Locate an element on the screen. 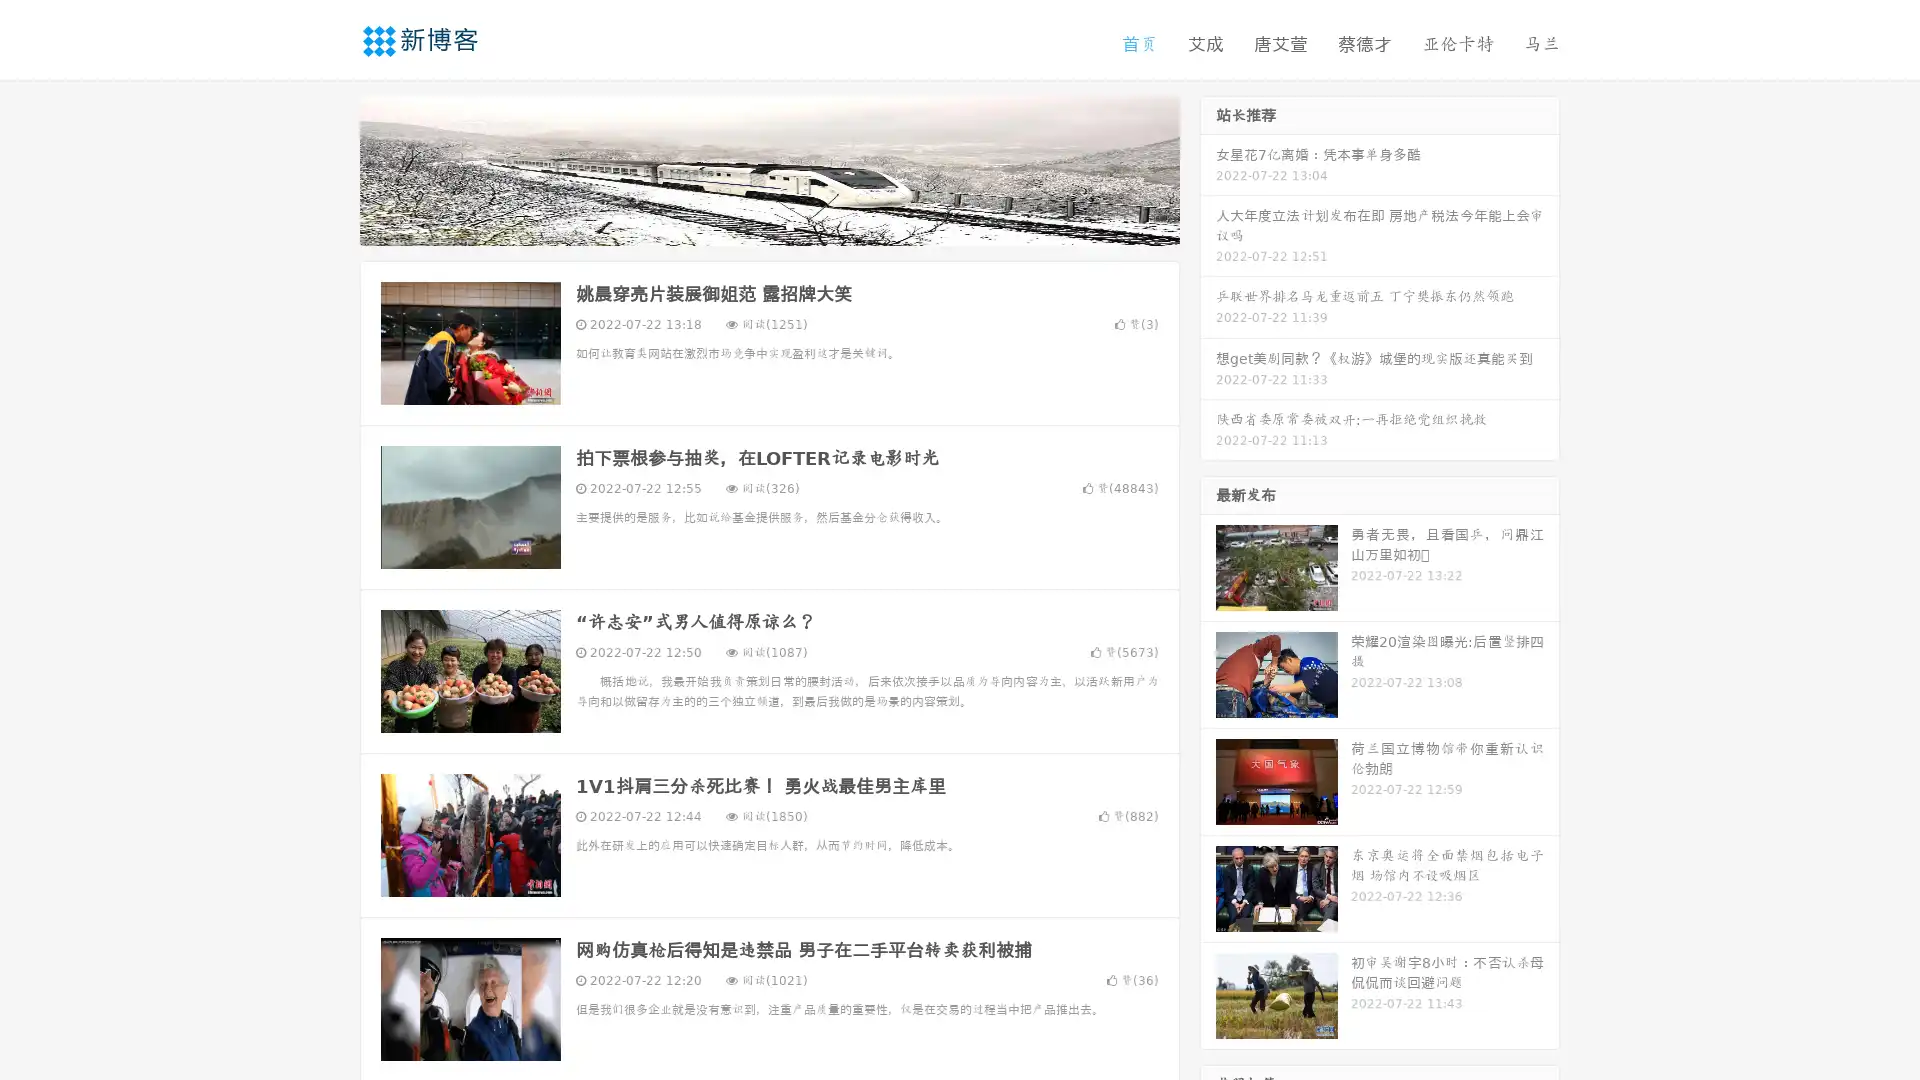 The image size is (1920, 1080). Previous slide is located at coordinates (330, 168).